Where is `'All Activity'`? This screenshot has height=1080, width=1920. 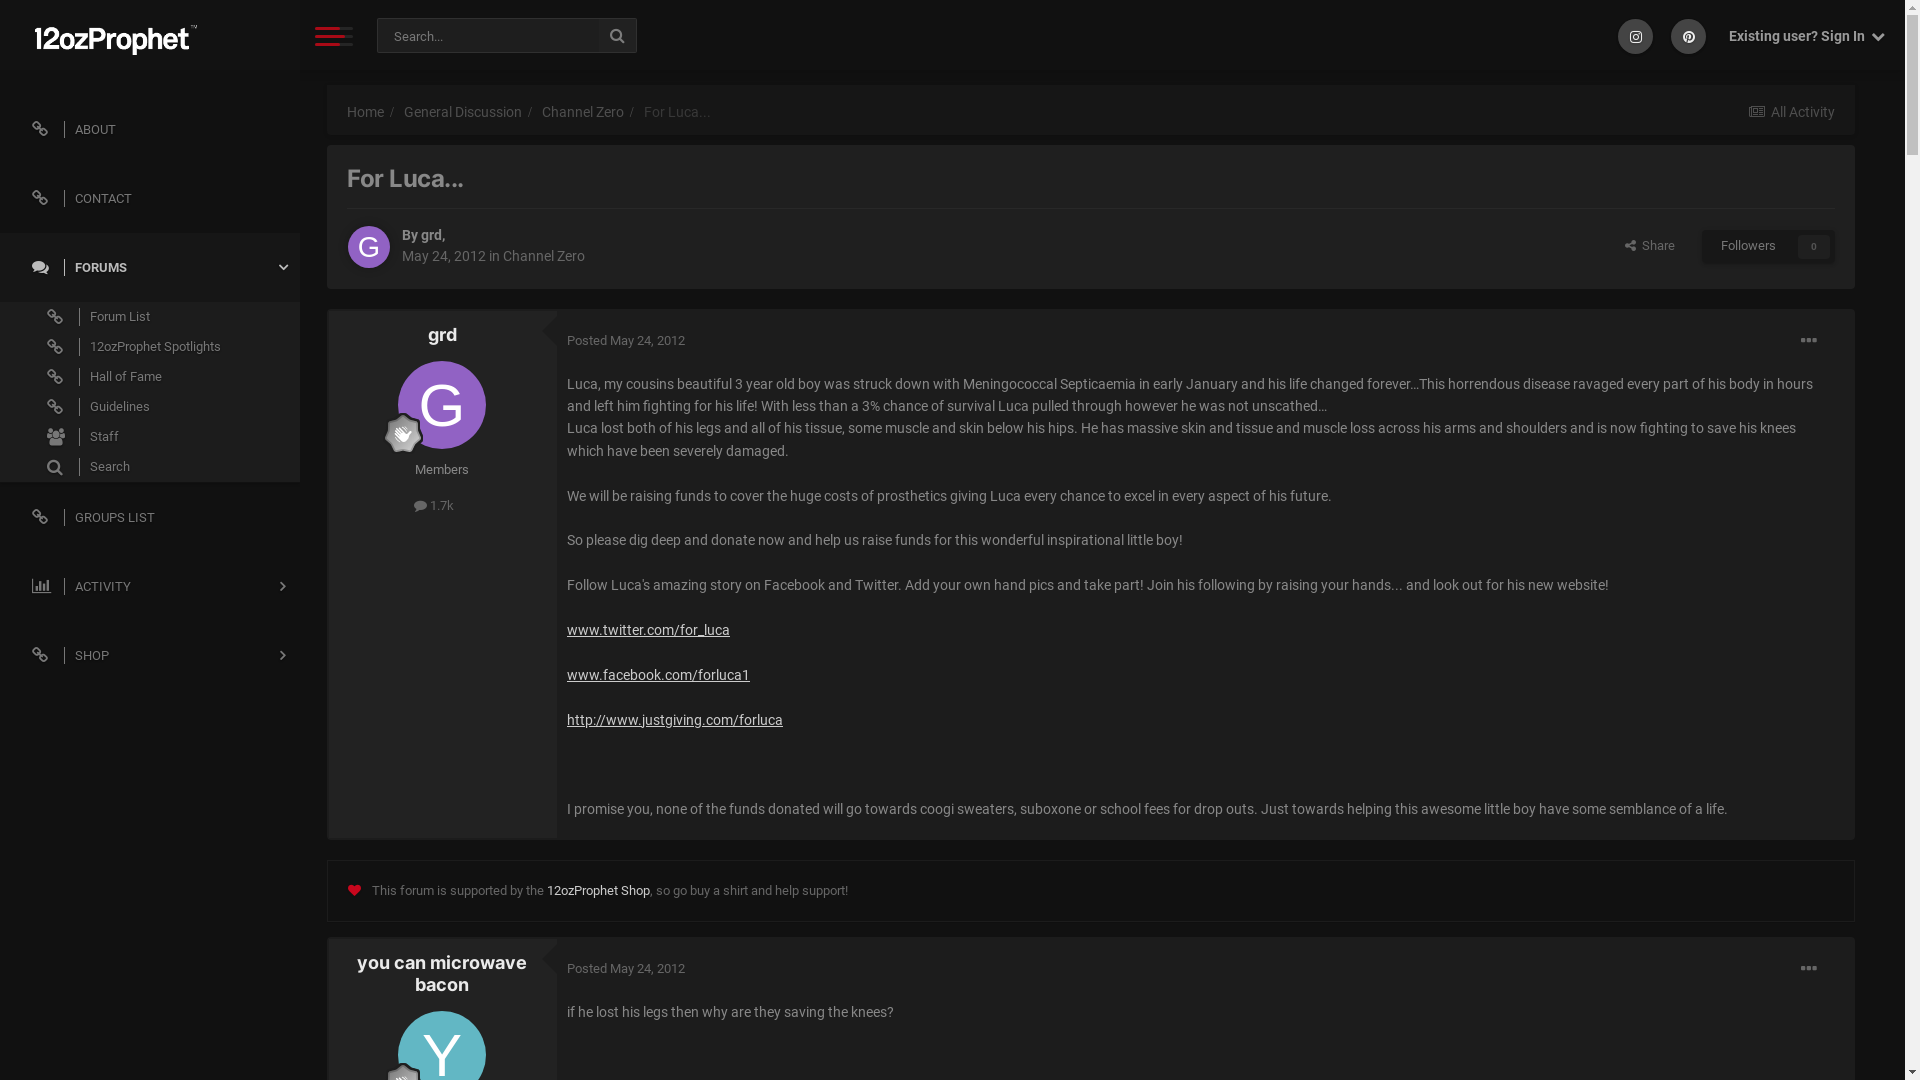 'All Activity' is located at coordinates (1790, 111).